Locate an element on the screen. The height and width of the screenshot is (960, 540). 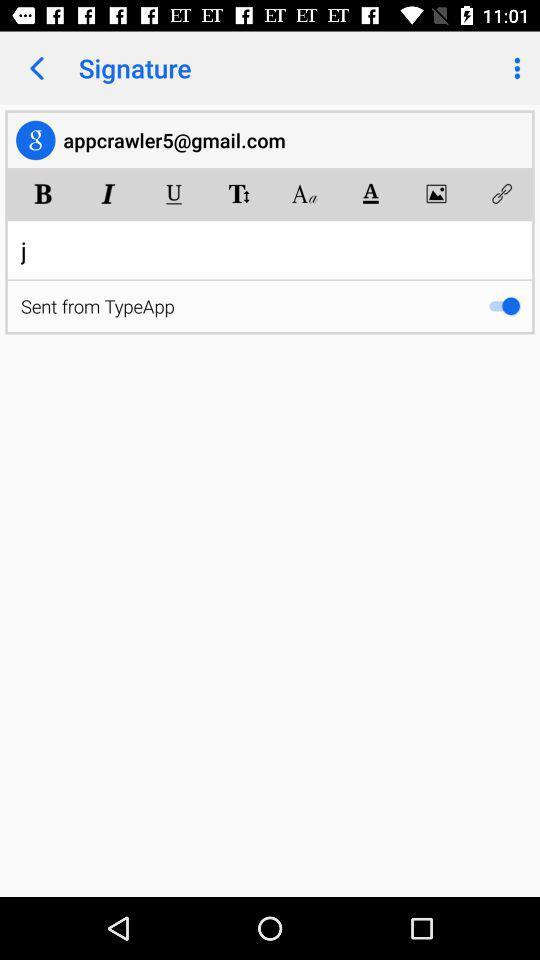
the item to the right of the sent from typeapp app is located at coordinates (503, 306).